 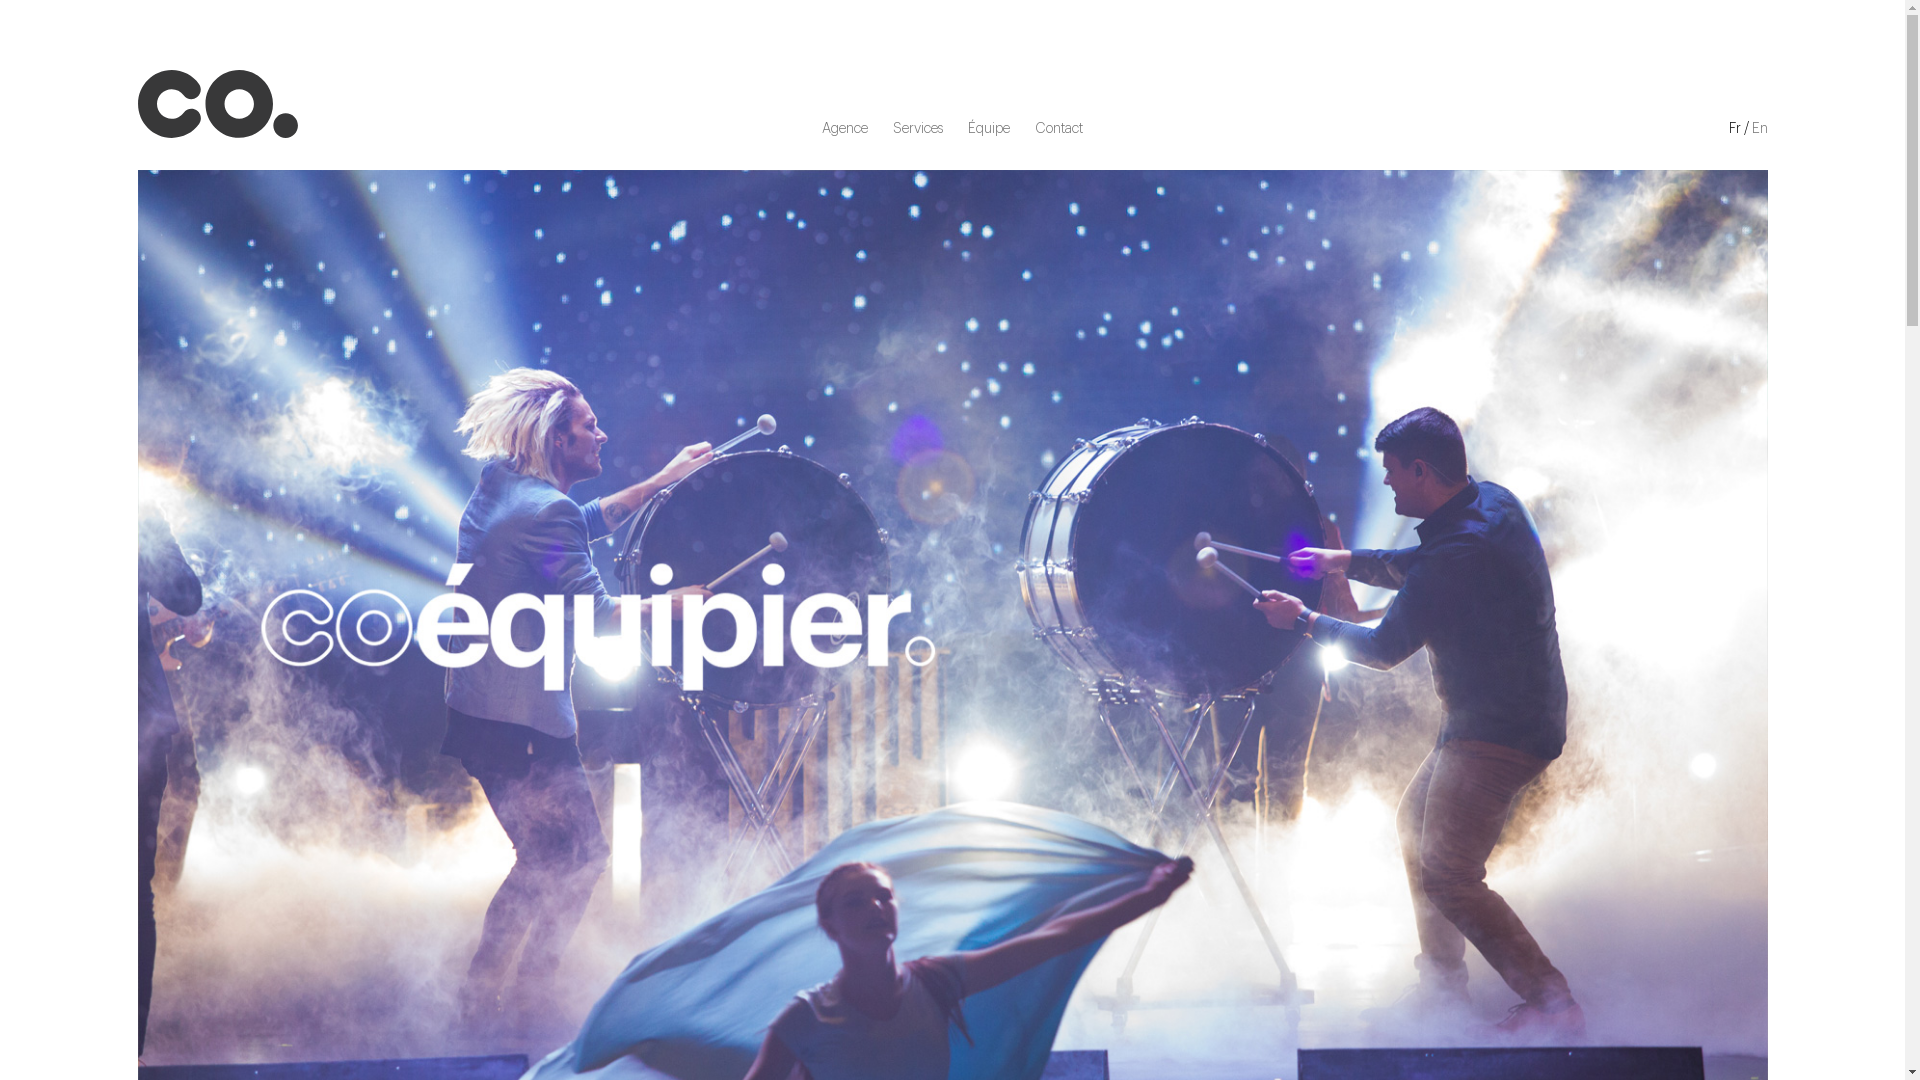 What do you see at coordinates (1025, 123) in the screenshot?
I see `'Contact'` at bounding box center [1025, 123].